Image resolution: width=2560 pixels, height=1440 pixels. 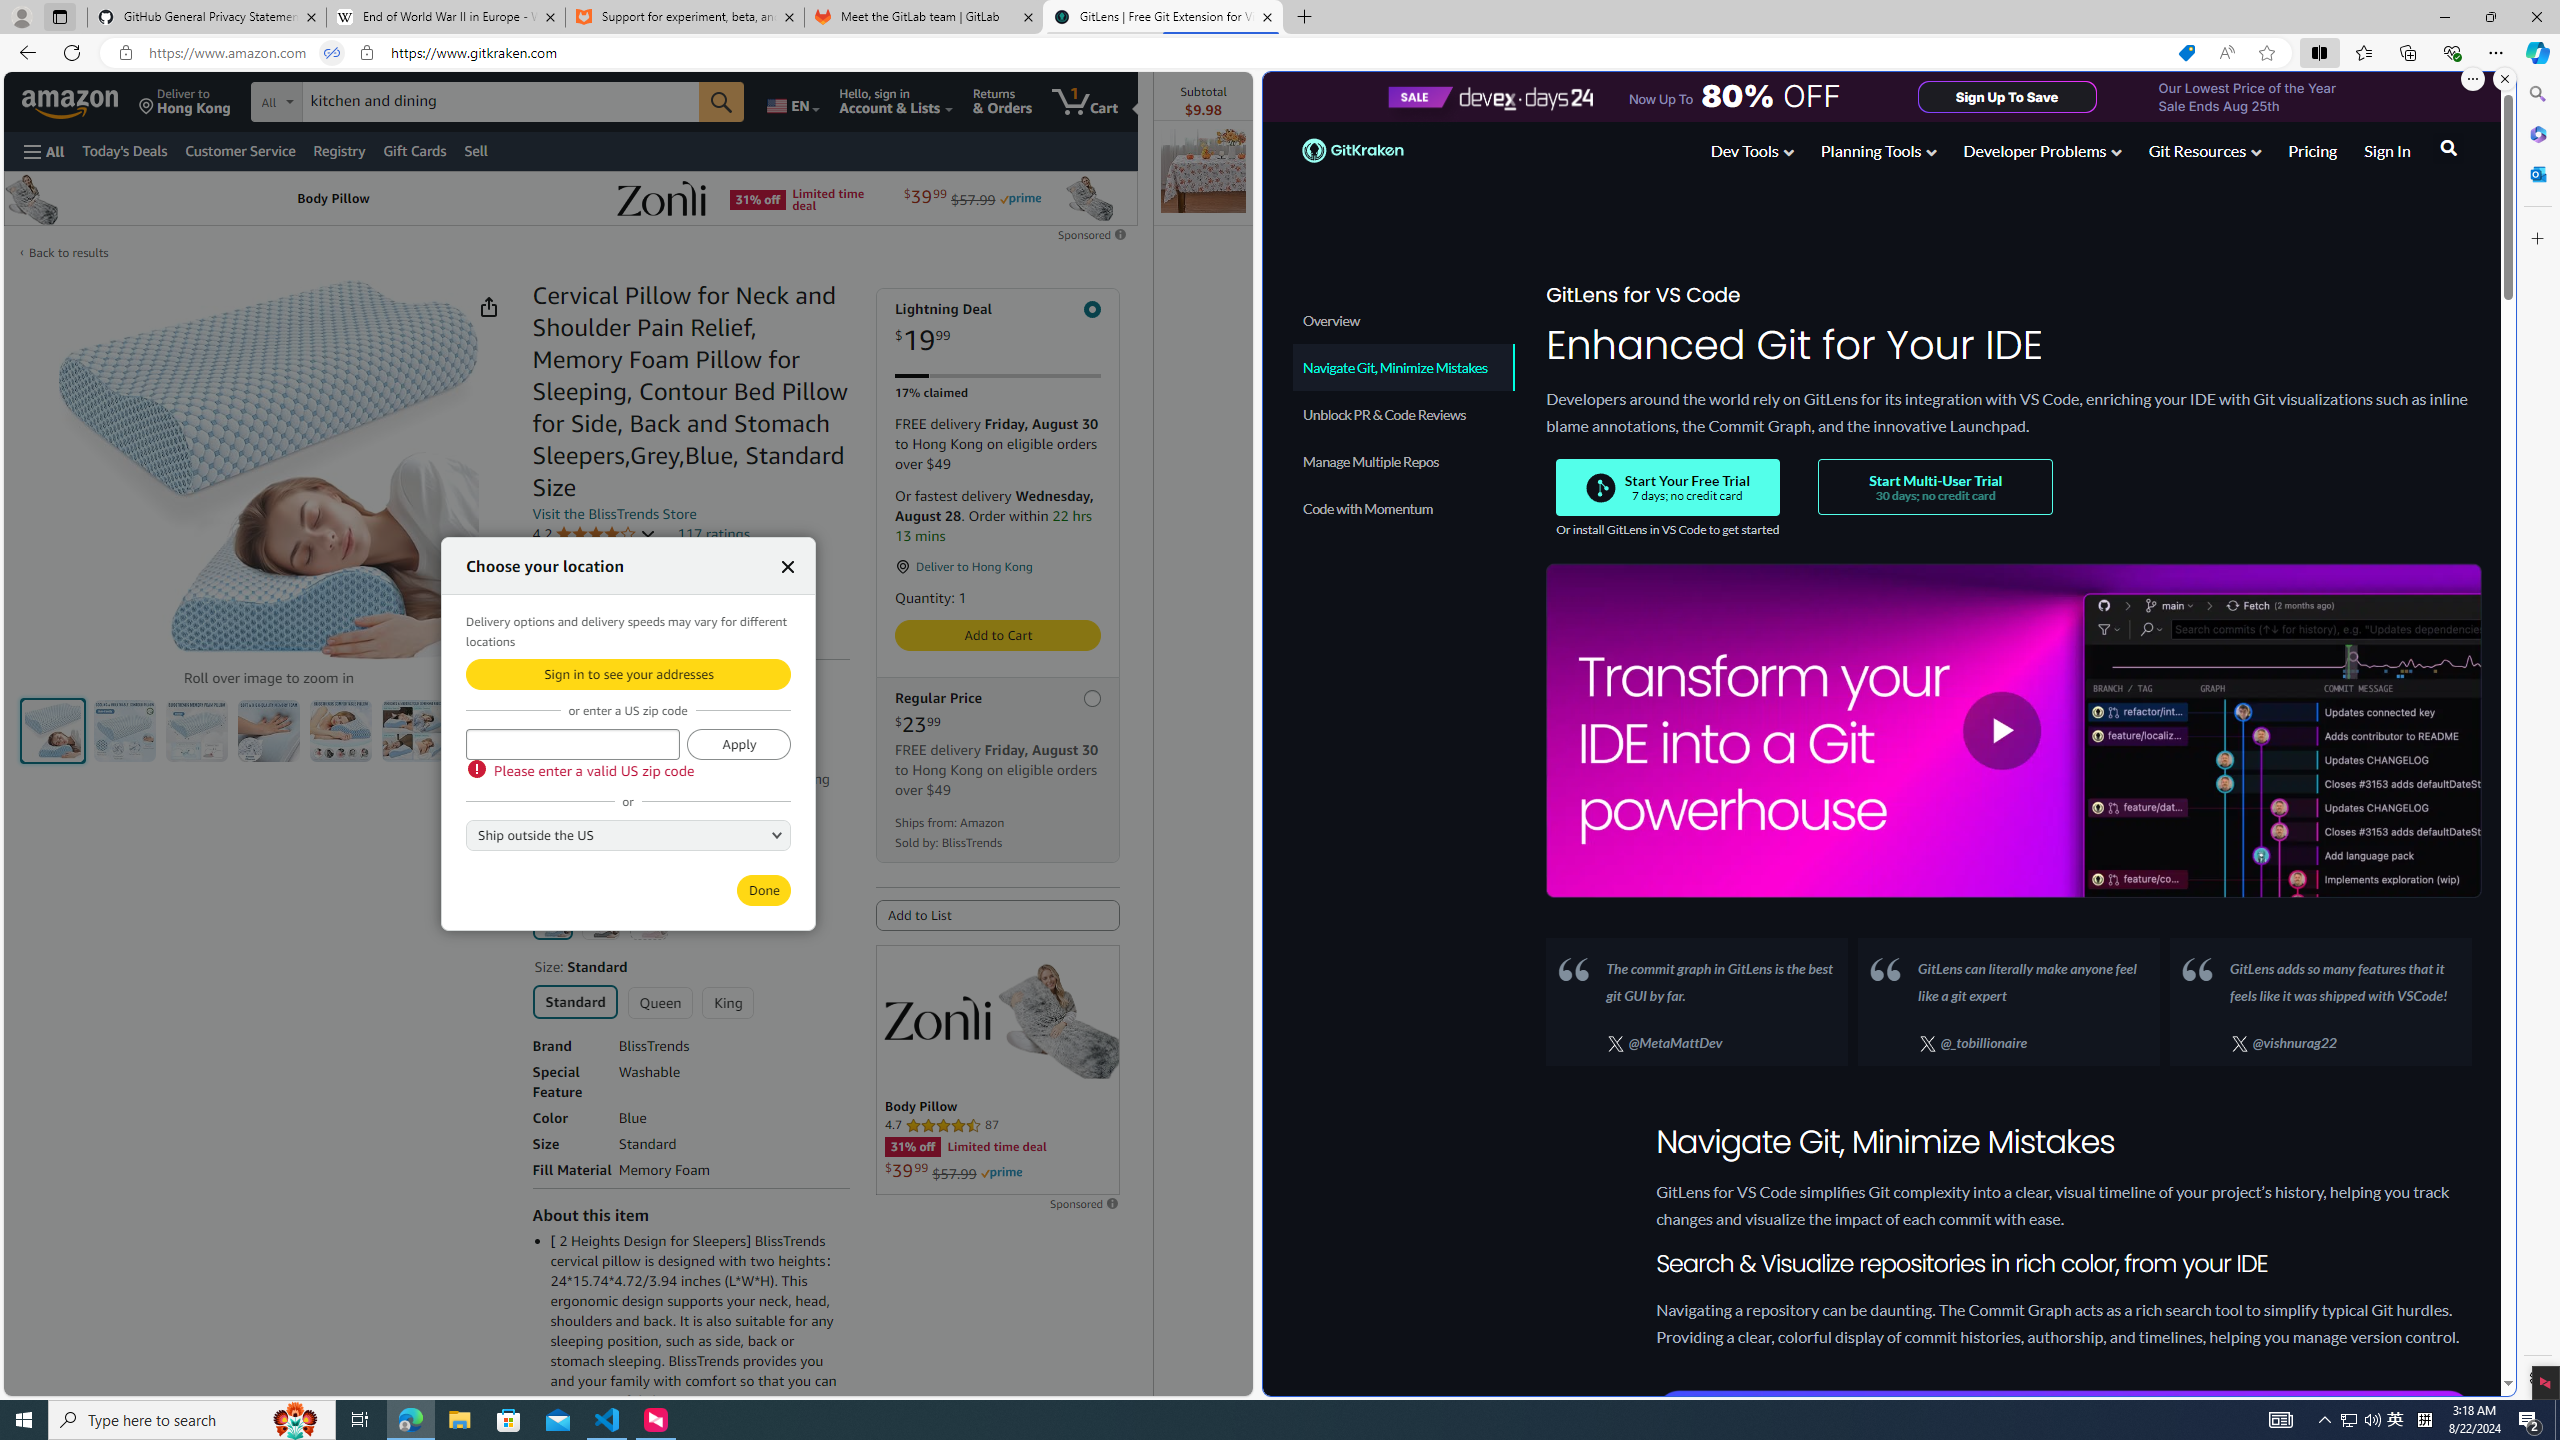 What do you see at coordinates (998, 329) in the screenshot?
I see `'Lightning Deal $19.99'` at bounding box center [998, 329].